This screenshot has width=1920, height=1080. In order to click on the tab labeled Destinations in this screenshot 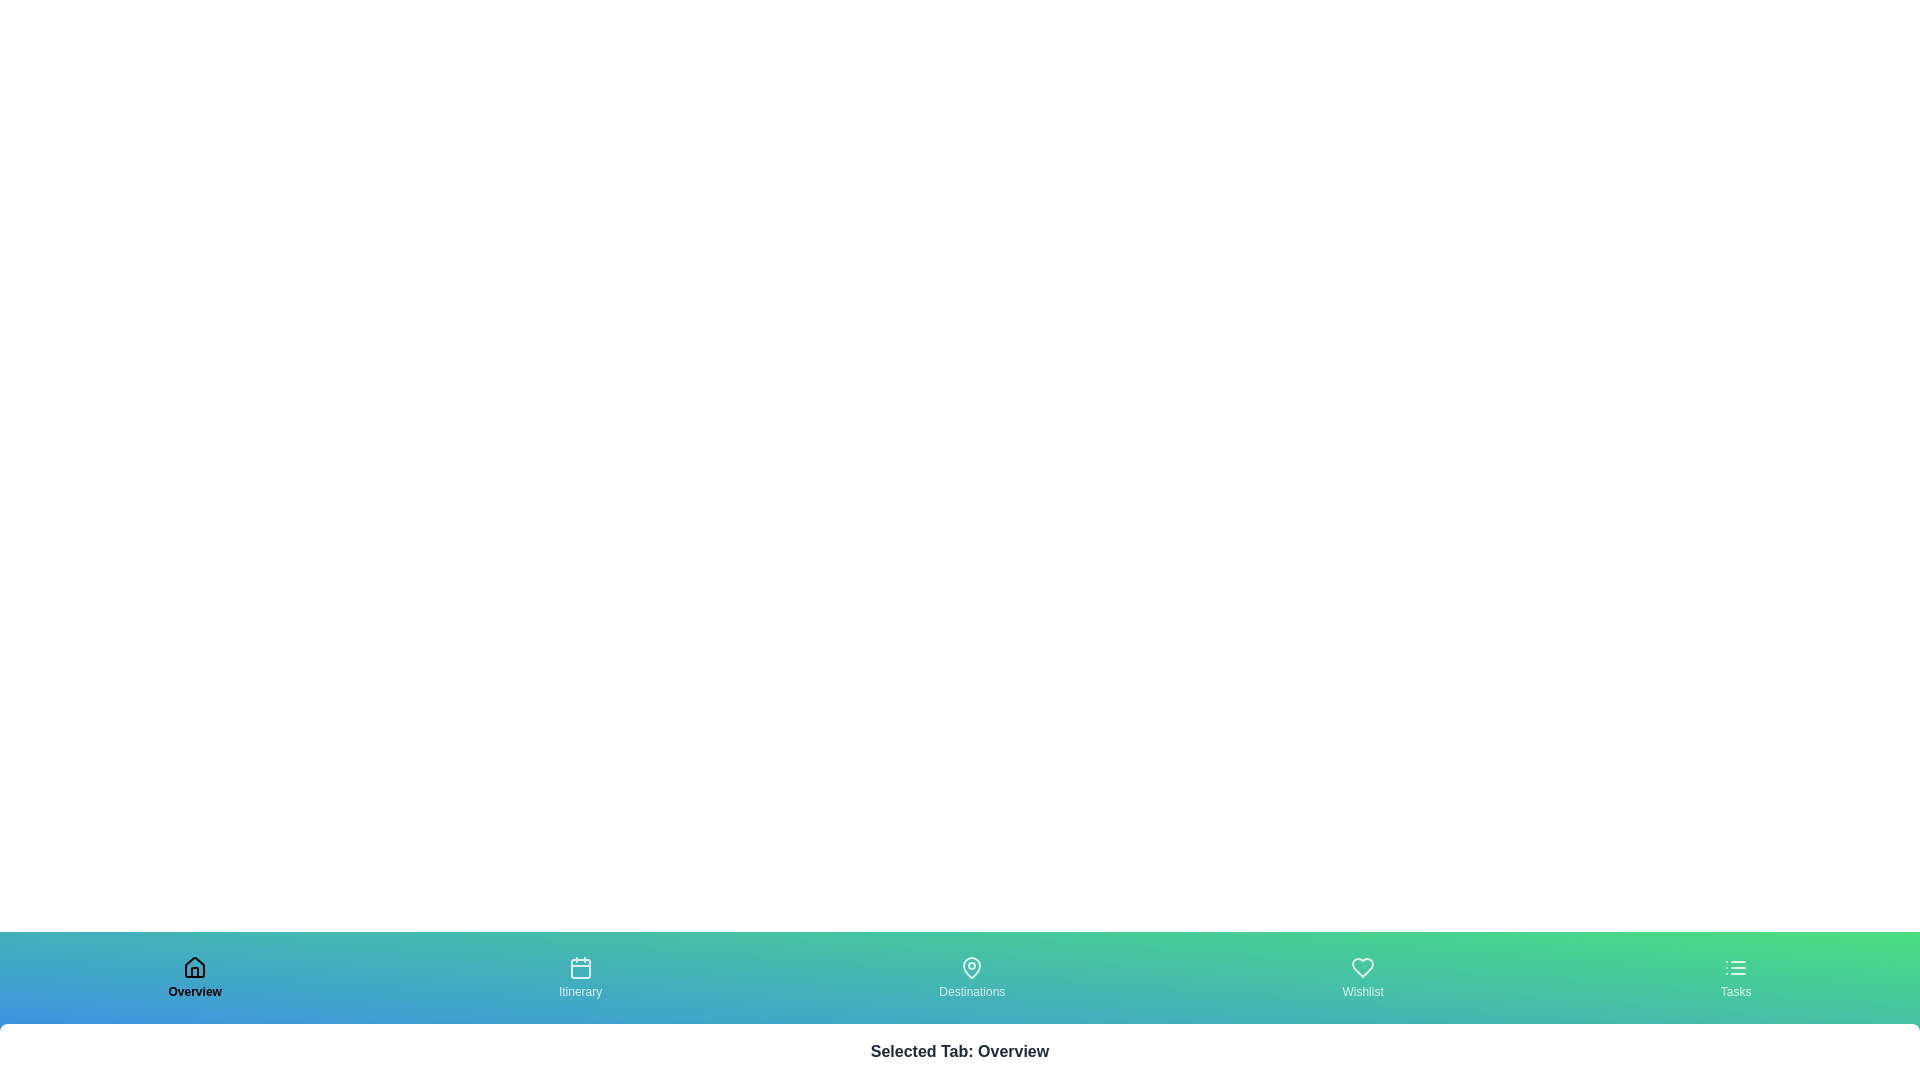, I will do `click(971, 977)`.